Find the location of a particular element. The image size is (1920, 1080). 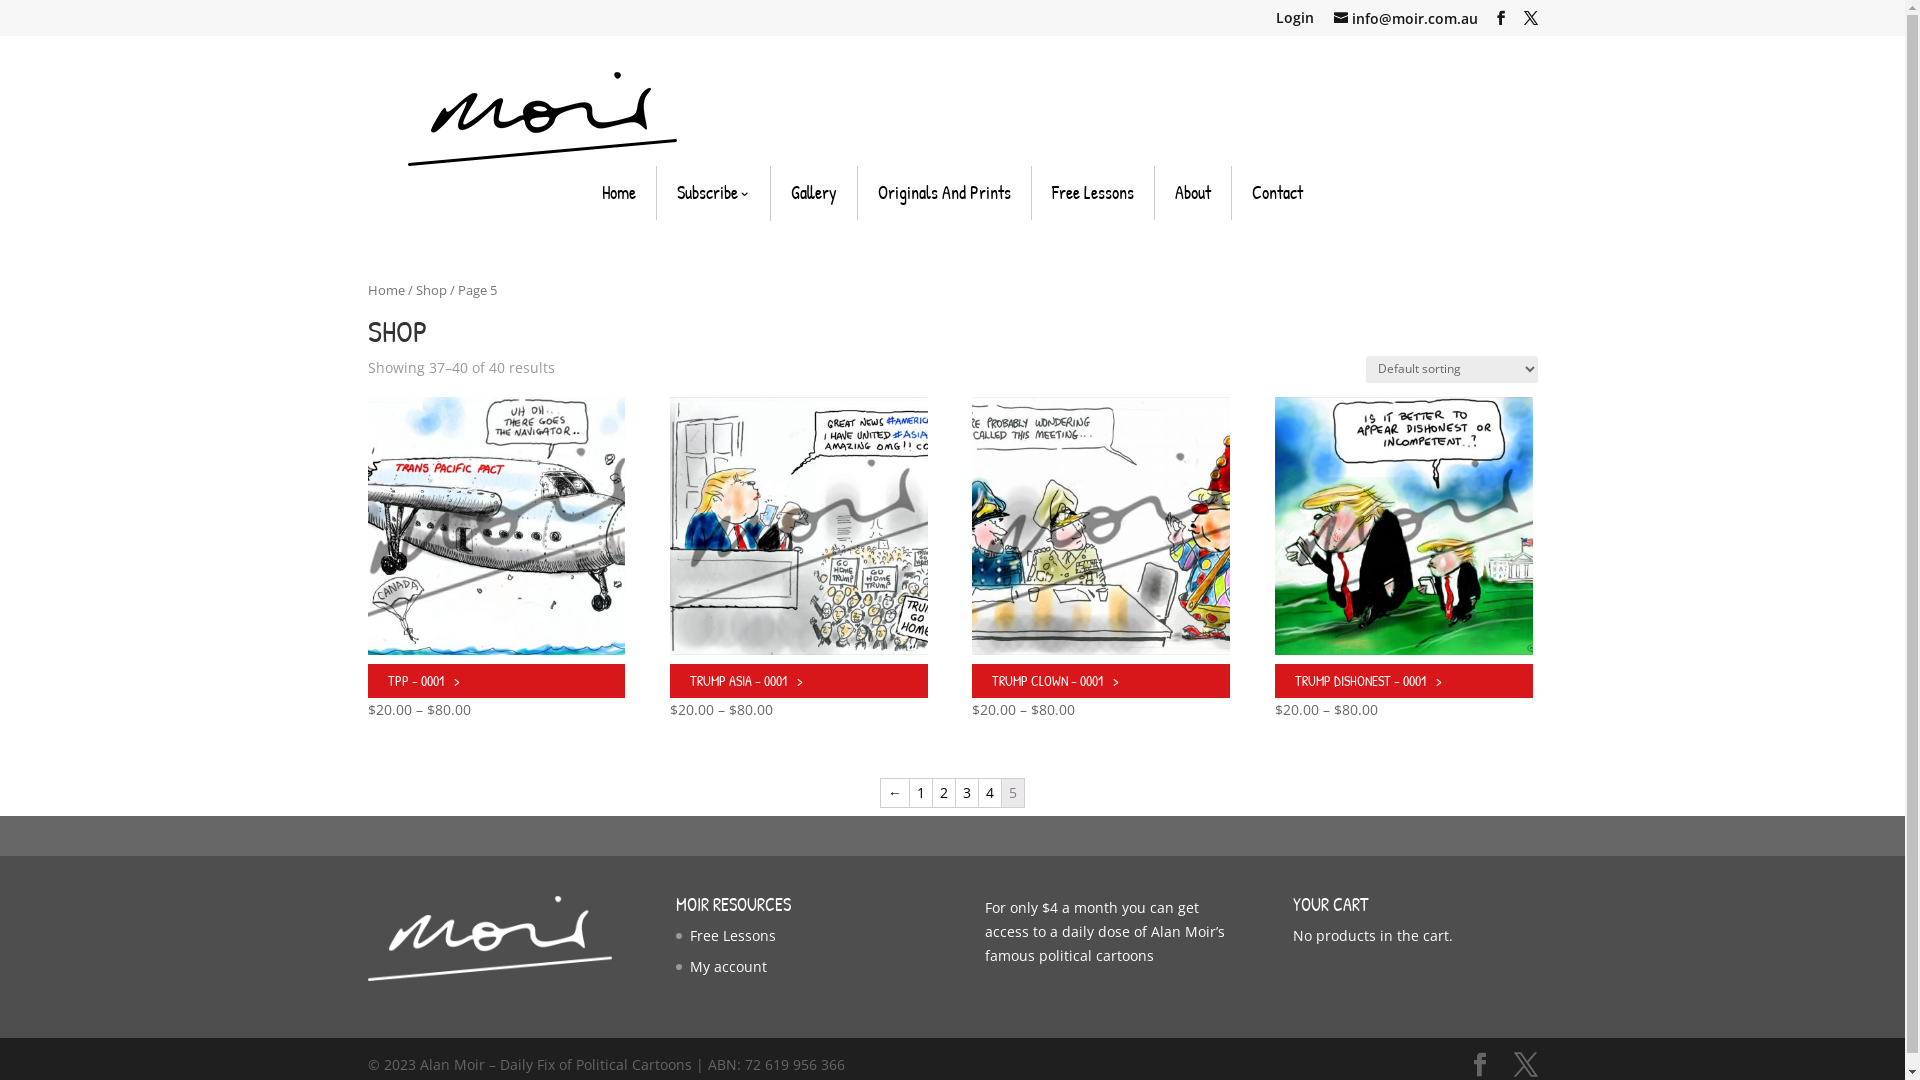

'info@moir.com.au' is located at coordinates (1405, 17).